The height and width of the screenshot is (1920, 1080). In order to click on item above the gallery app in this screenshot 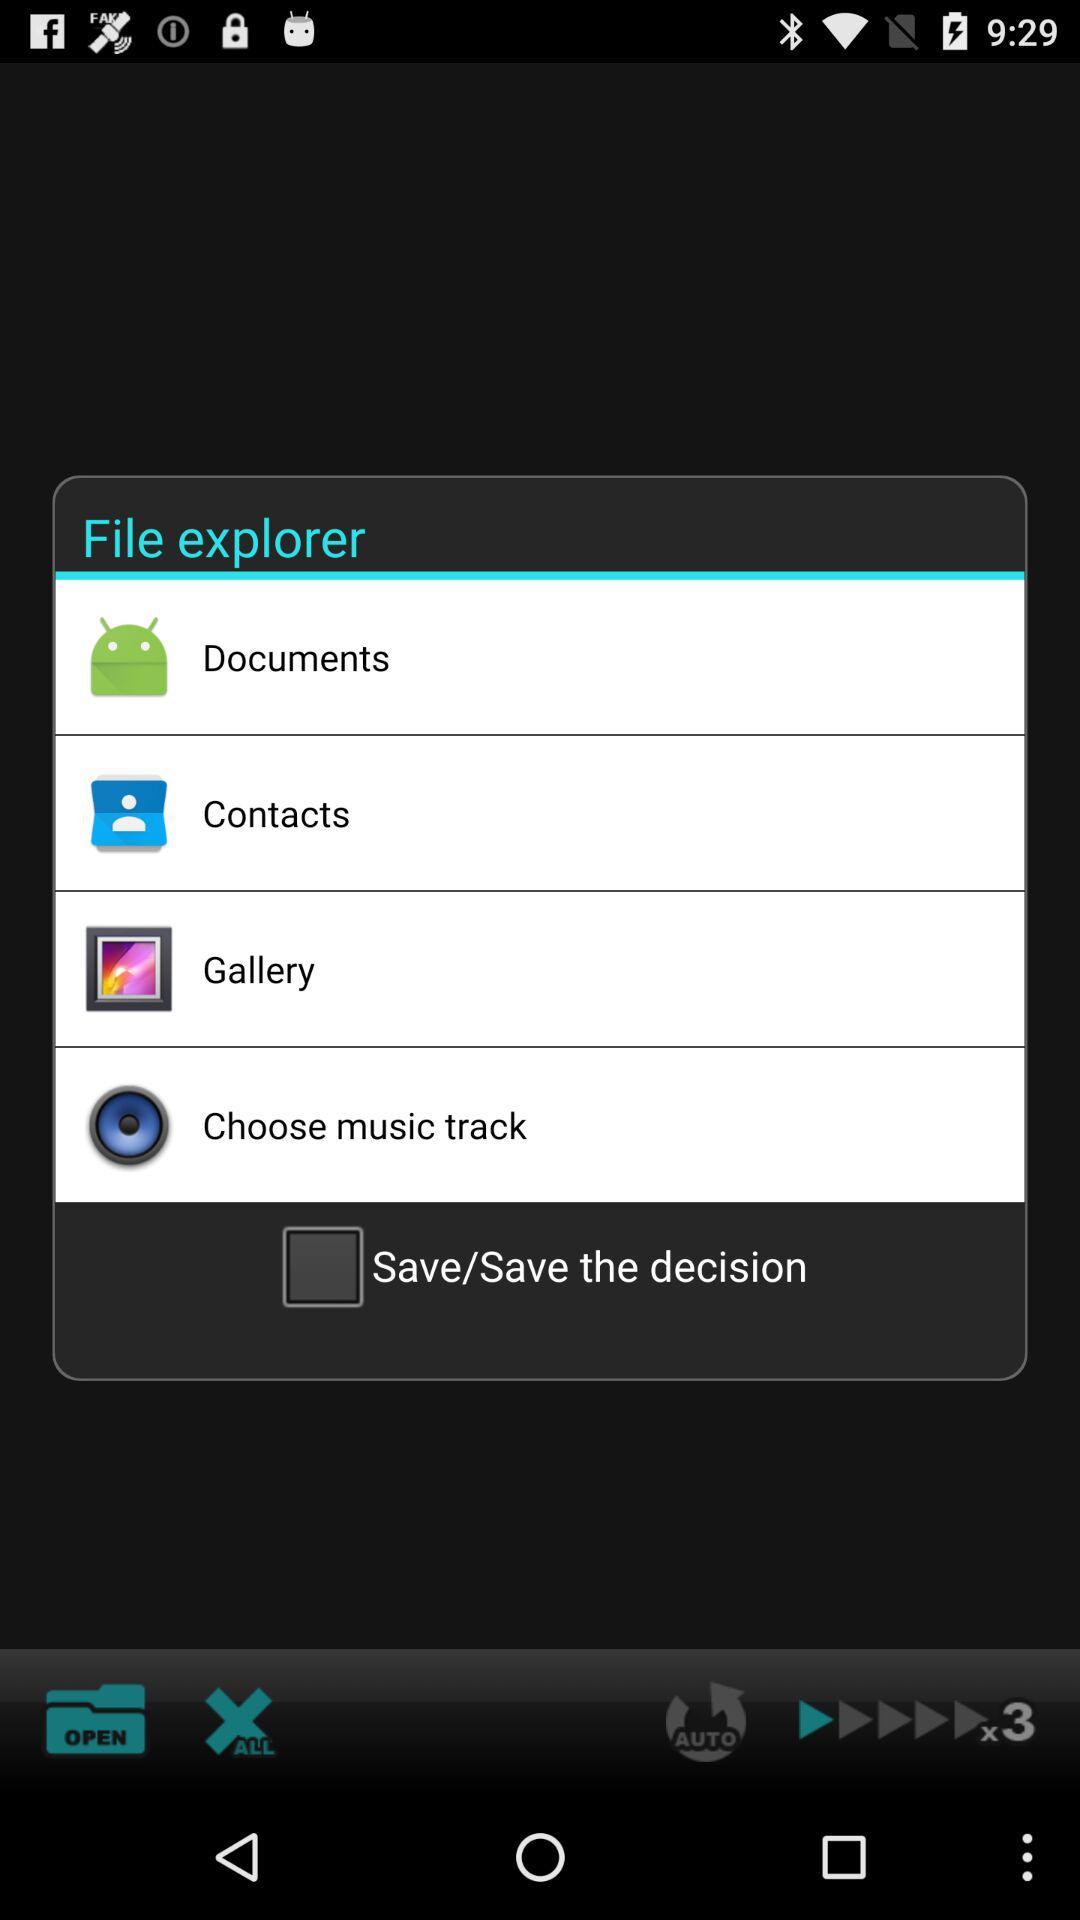, I will do `click(586, 812)`.